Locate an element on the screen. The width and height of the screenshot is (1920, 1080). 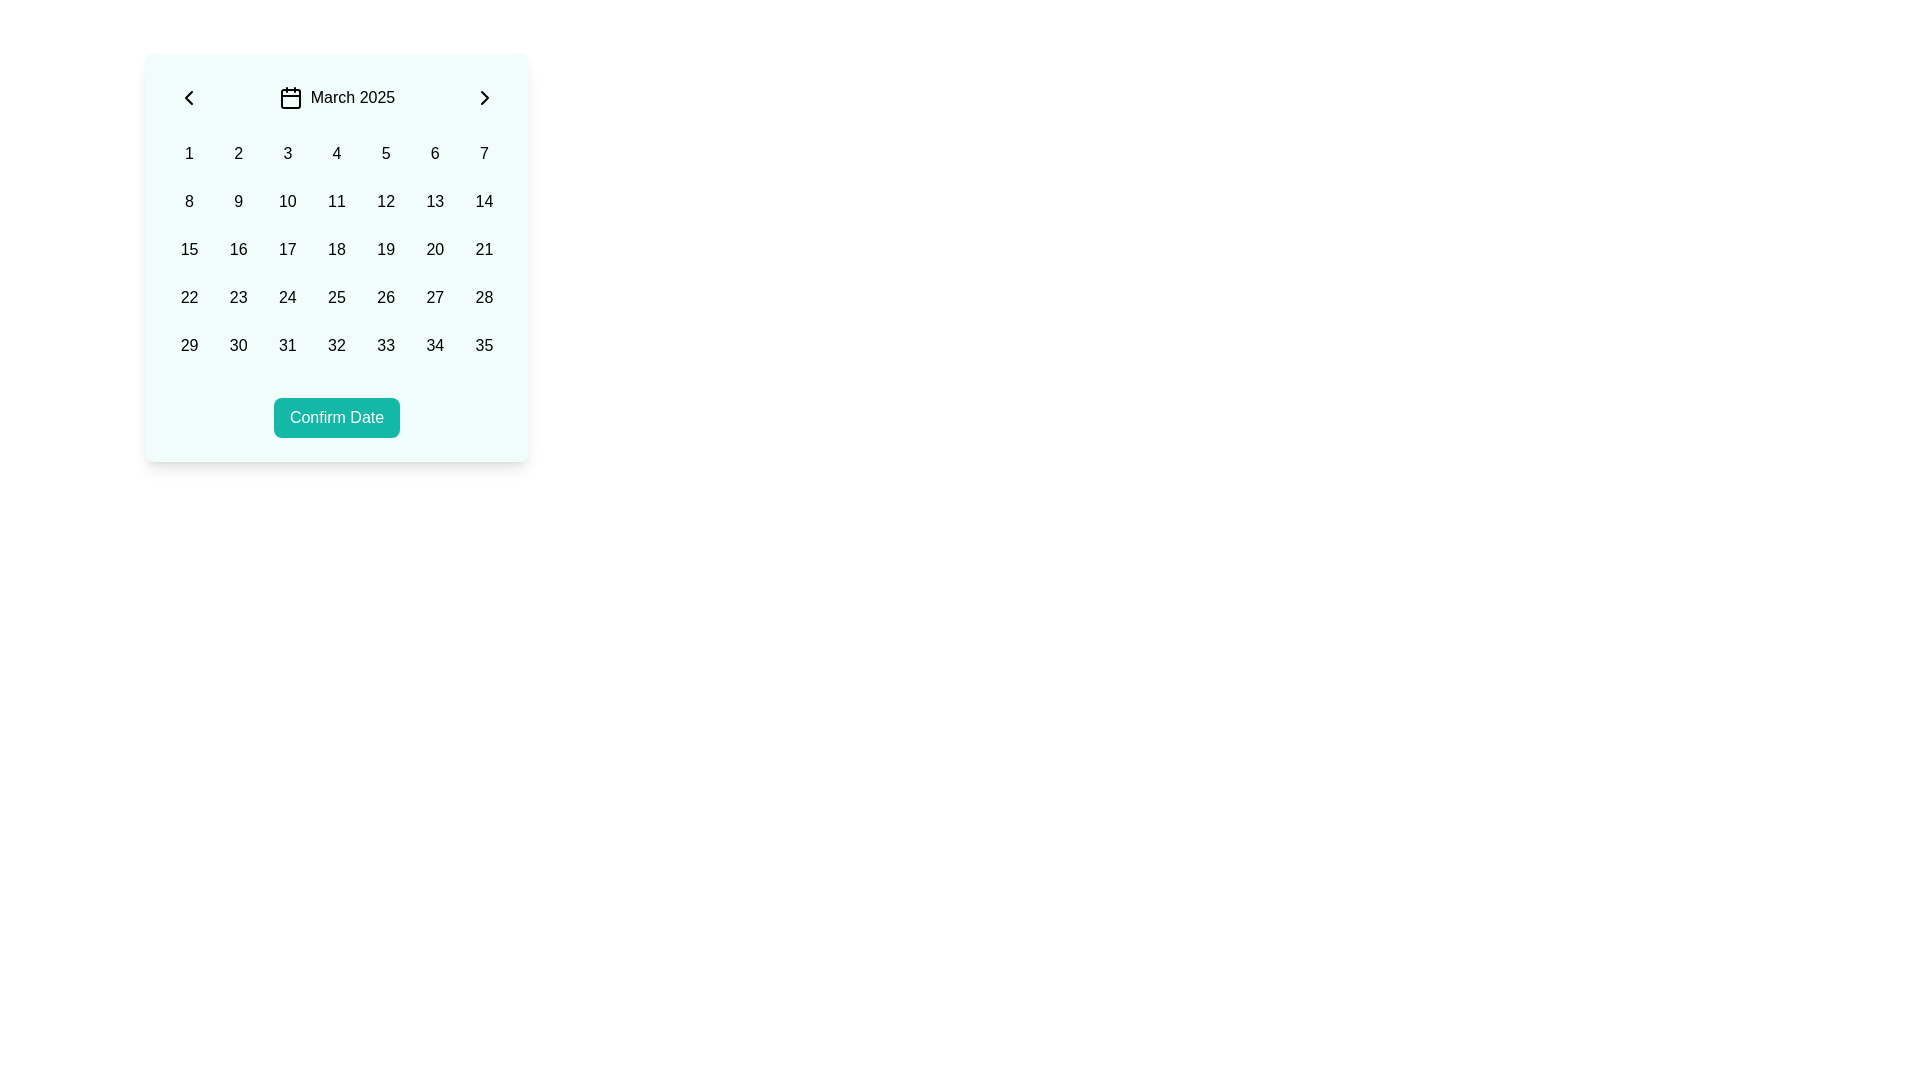
the interactive button representing the date '31' in the calendar view is located at coordinates (286, 345).